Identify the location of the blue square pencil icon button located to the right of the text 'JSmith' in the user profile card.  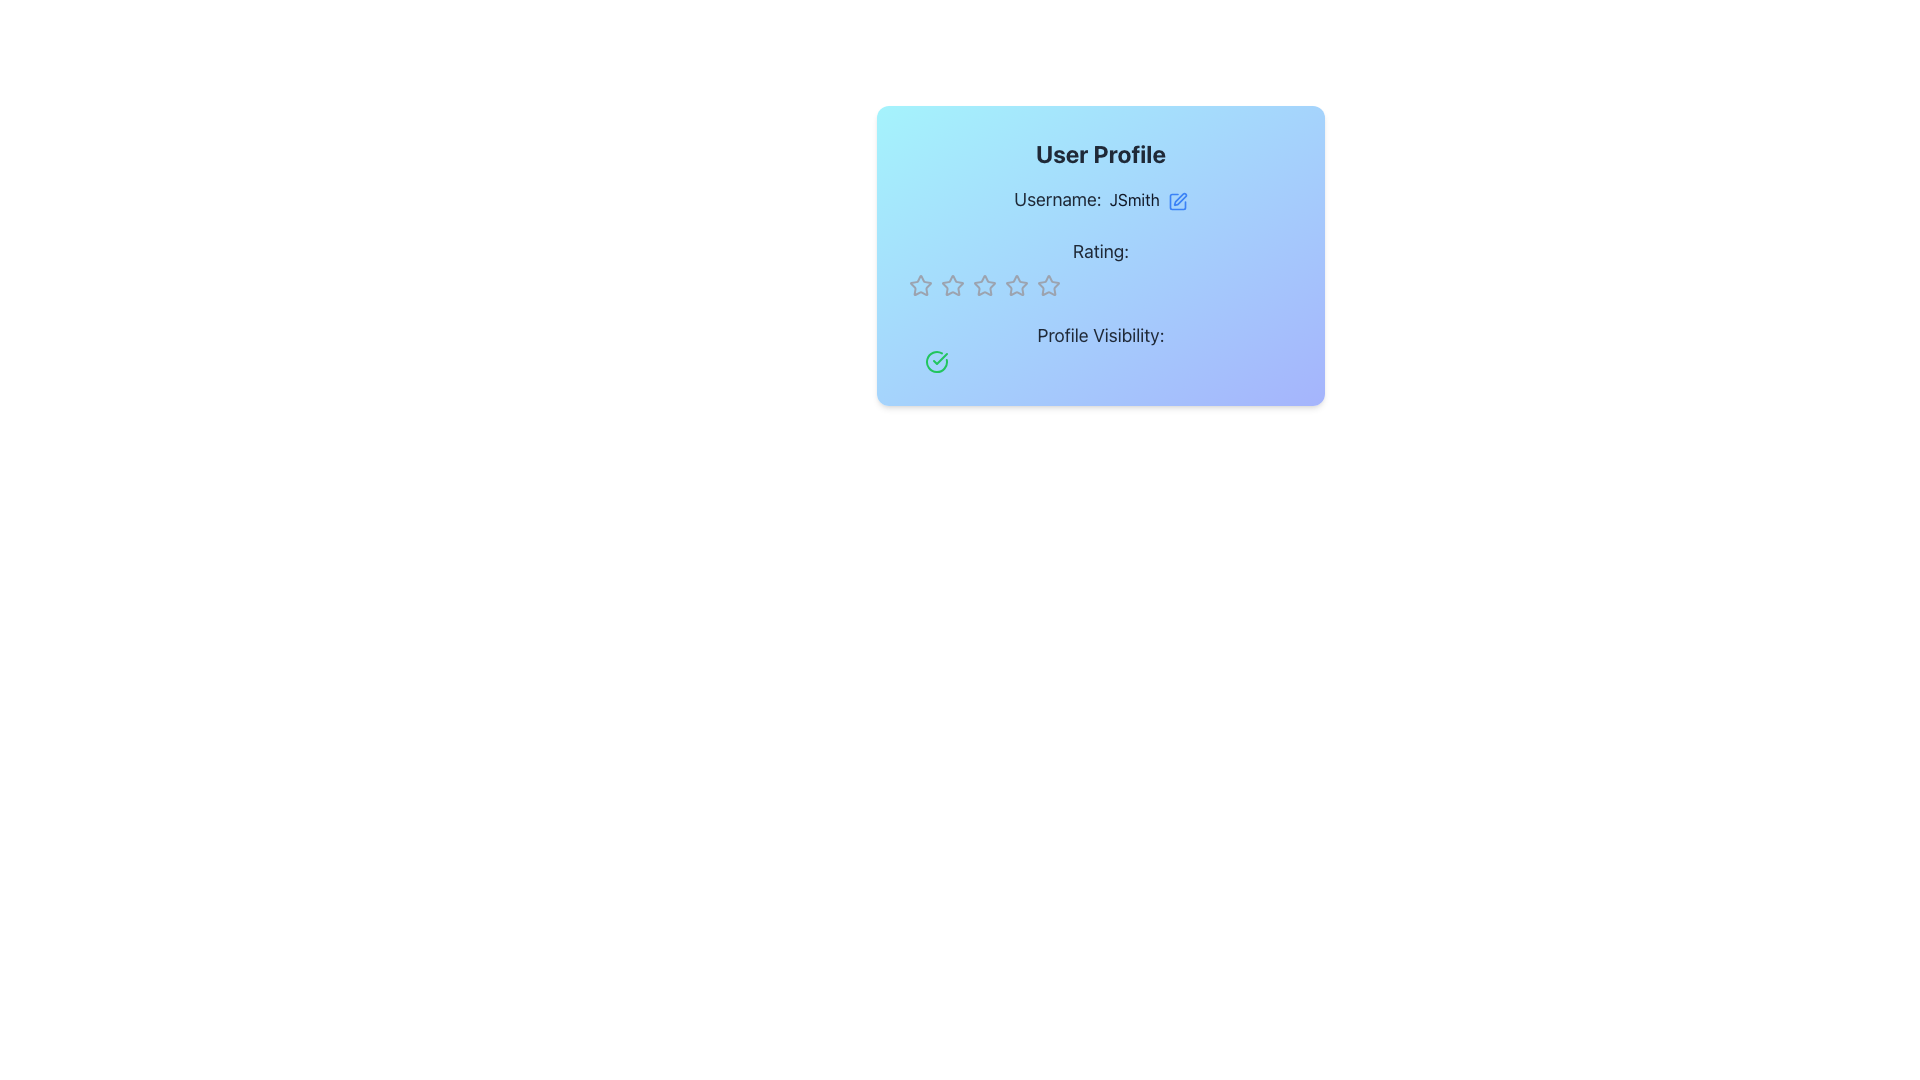
(1177, 201).